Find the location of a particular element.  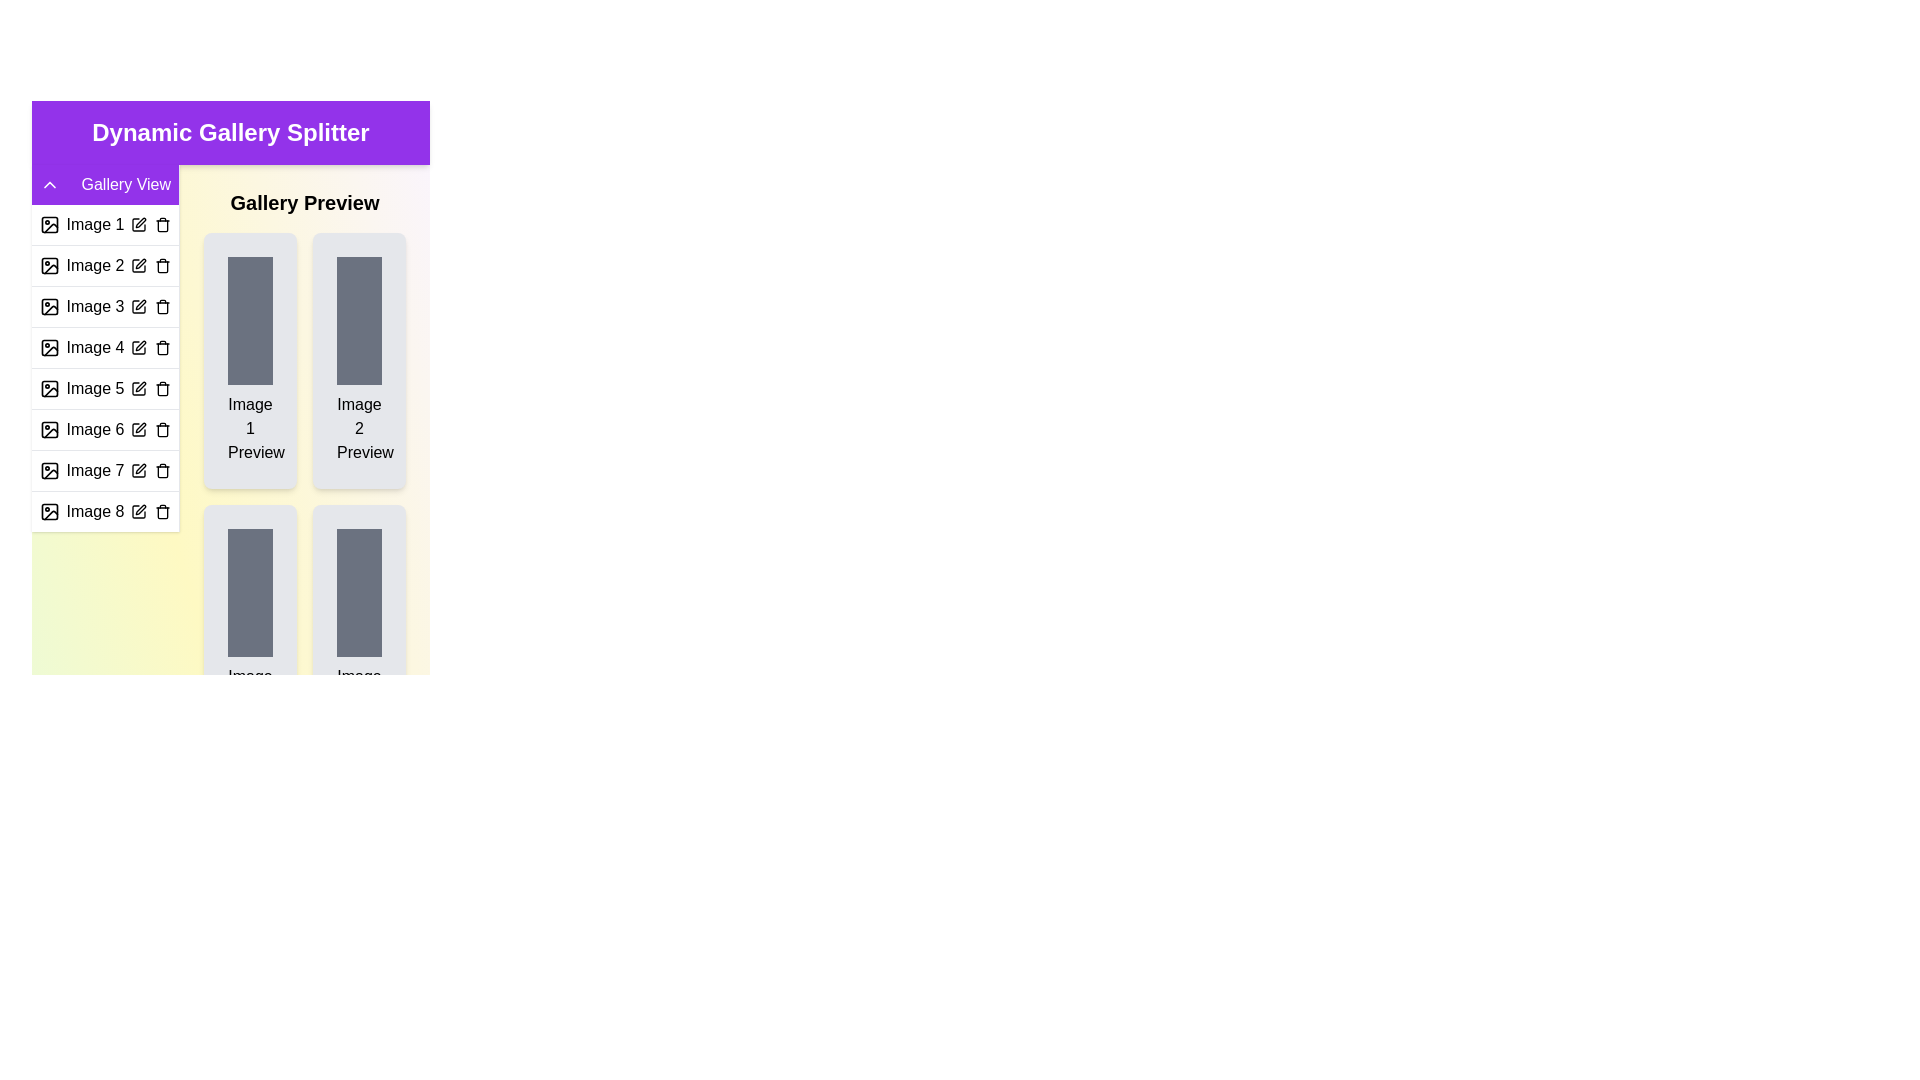

the delete icon of the selectable entry representing 'Image 7' in the Gallery View list is located at coordinates (104, 470).